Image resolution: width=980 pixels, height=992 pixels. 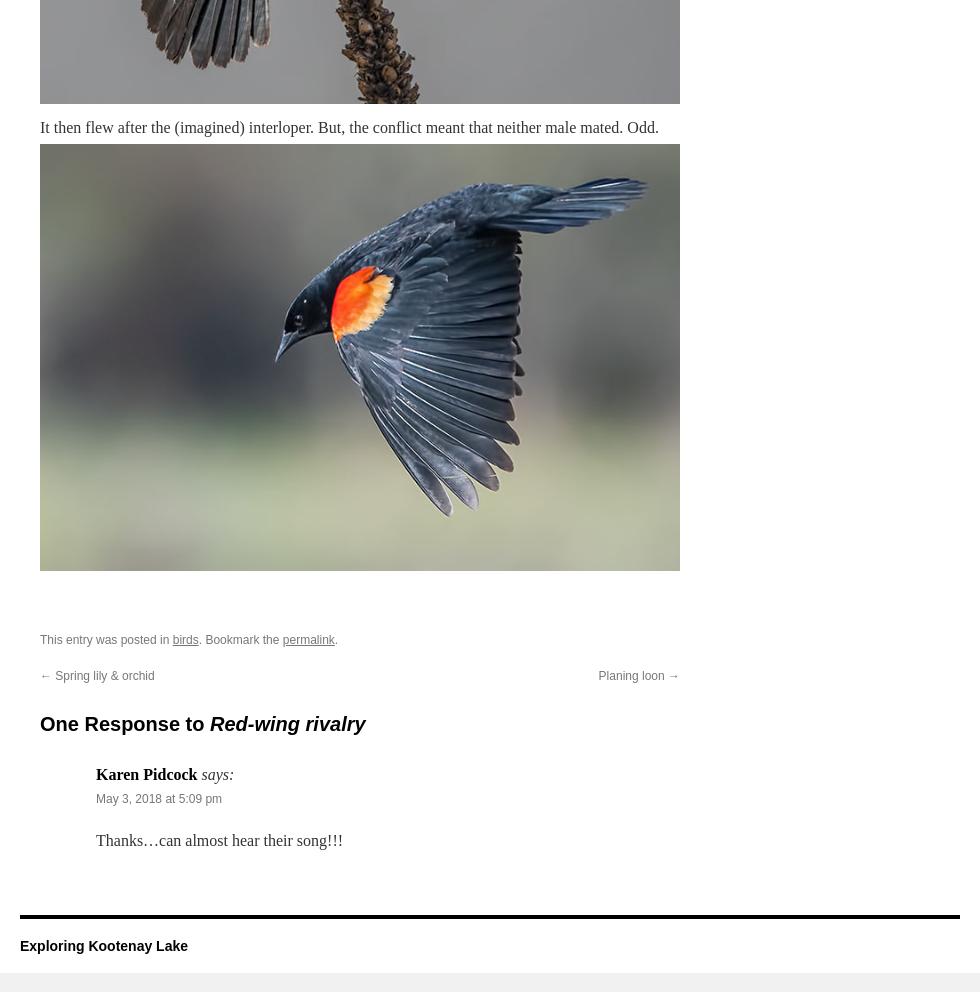 What do you see at coordinates (185, 639) in the screenshot?
I see `'birds'` at bounding box center [185, 639].